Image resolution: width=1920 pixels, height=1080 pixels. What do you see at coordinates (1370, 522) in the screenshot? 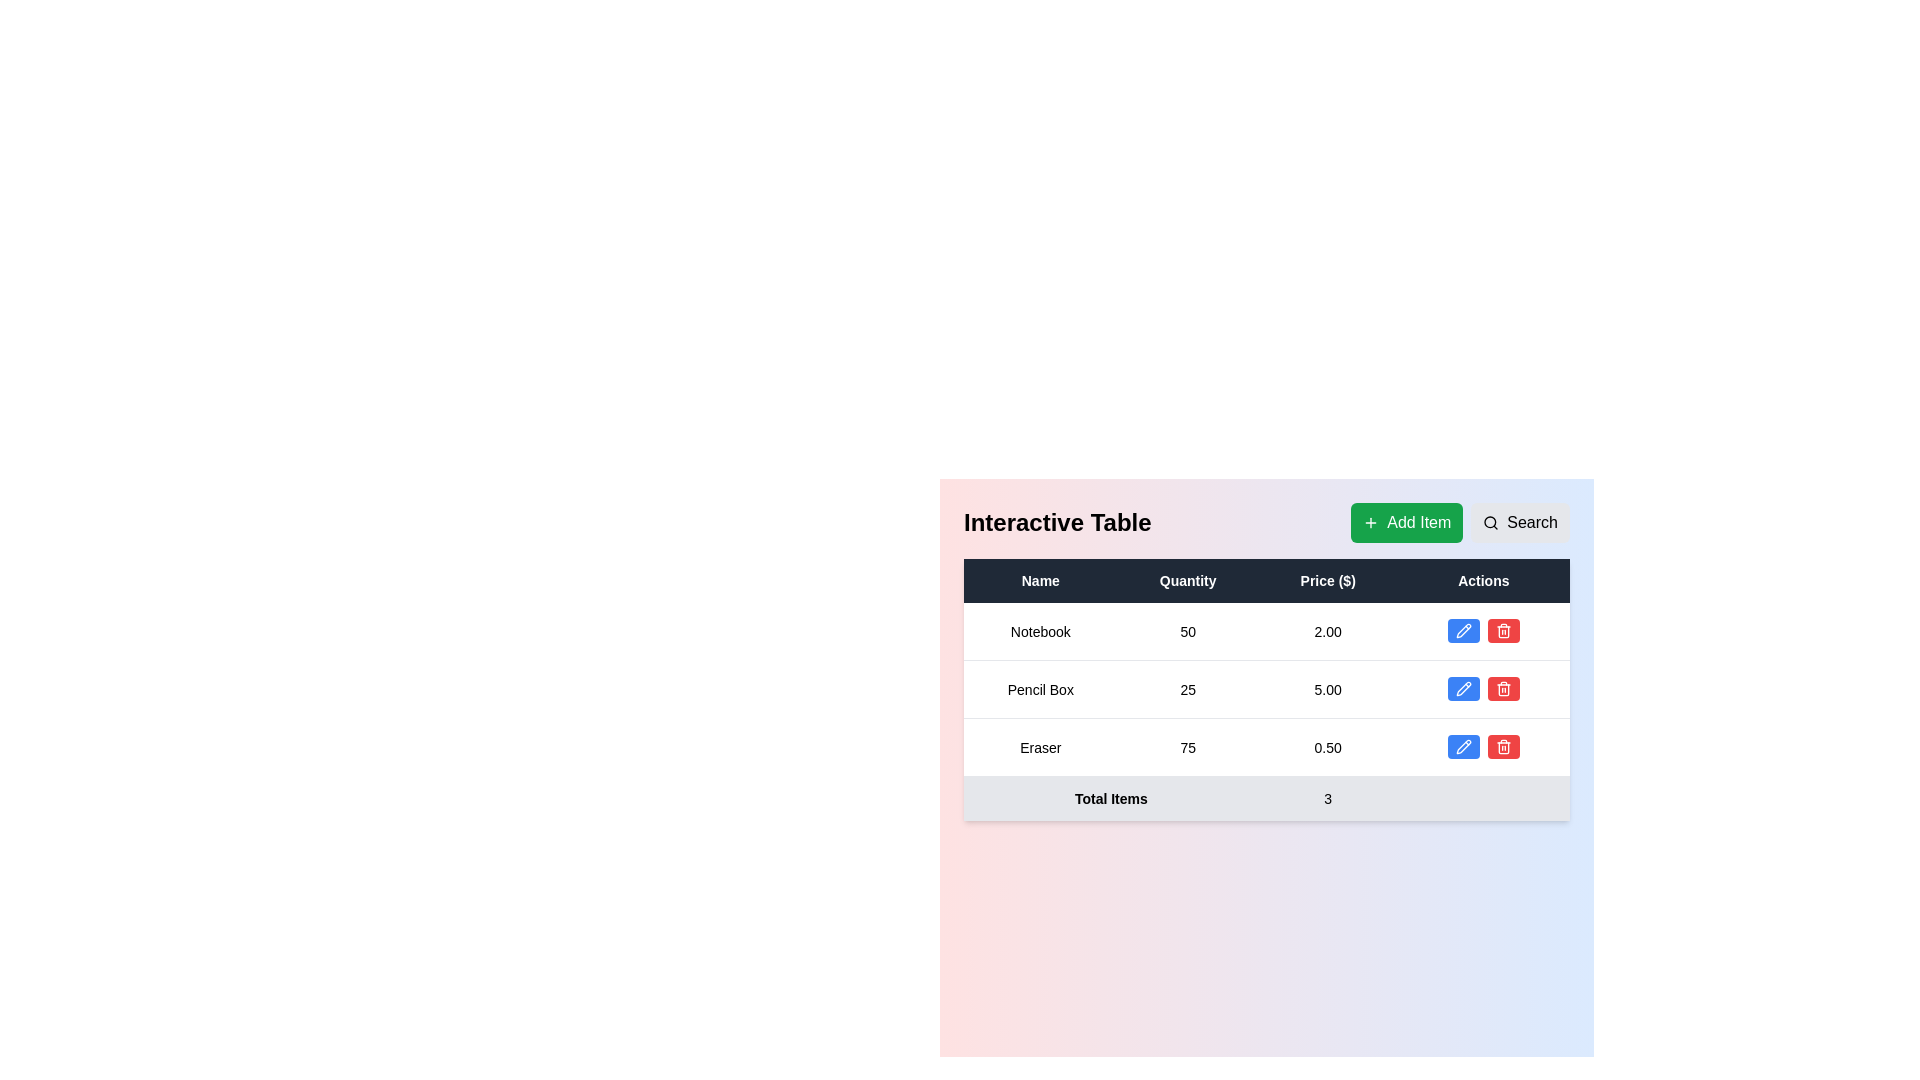
I see `the green button labeled 'Add Item' which contains the small plus-shaped icon, located in the upper right section of the interface` at bounding box center [1370, 522].